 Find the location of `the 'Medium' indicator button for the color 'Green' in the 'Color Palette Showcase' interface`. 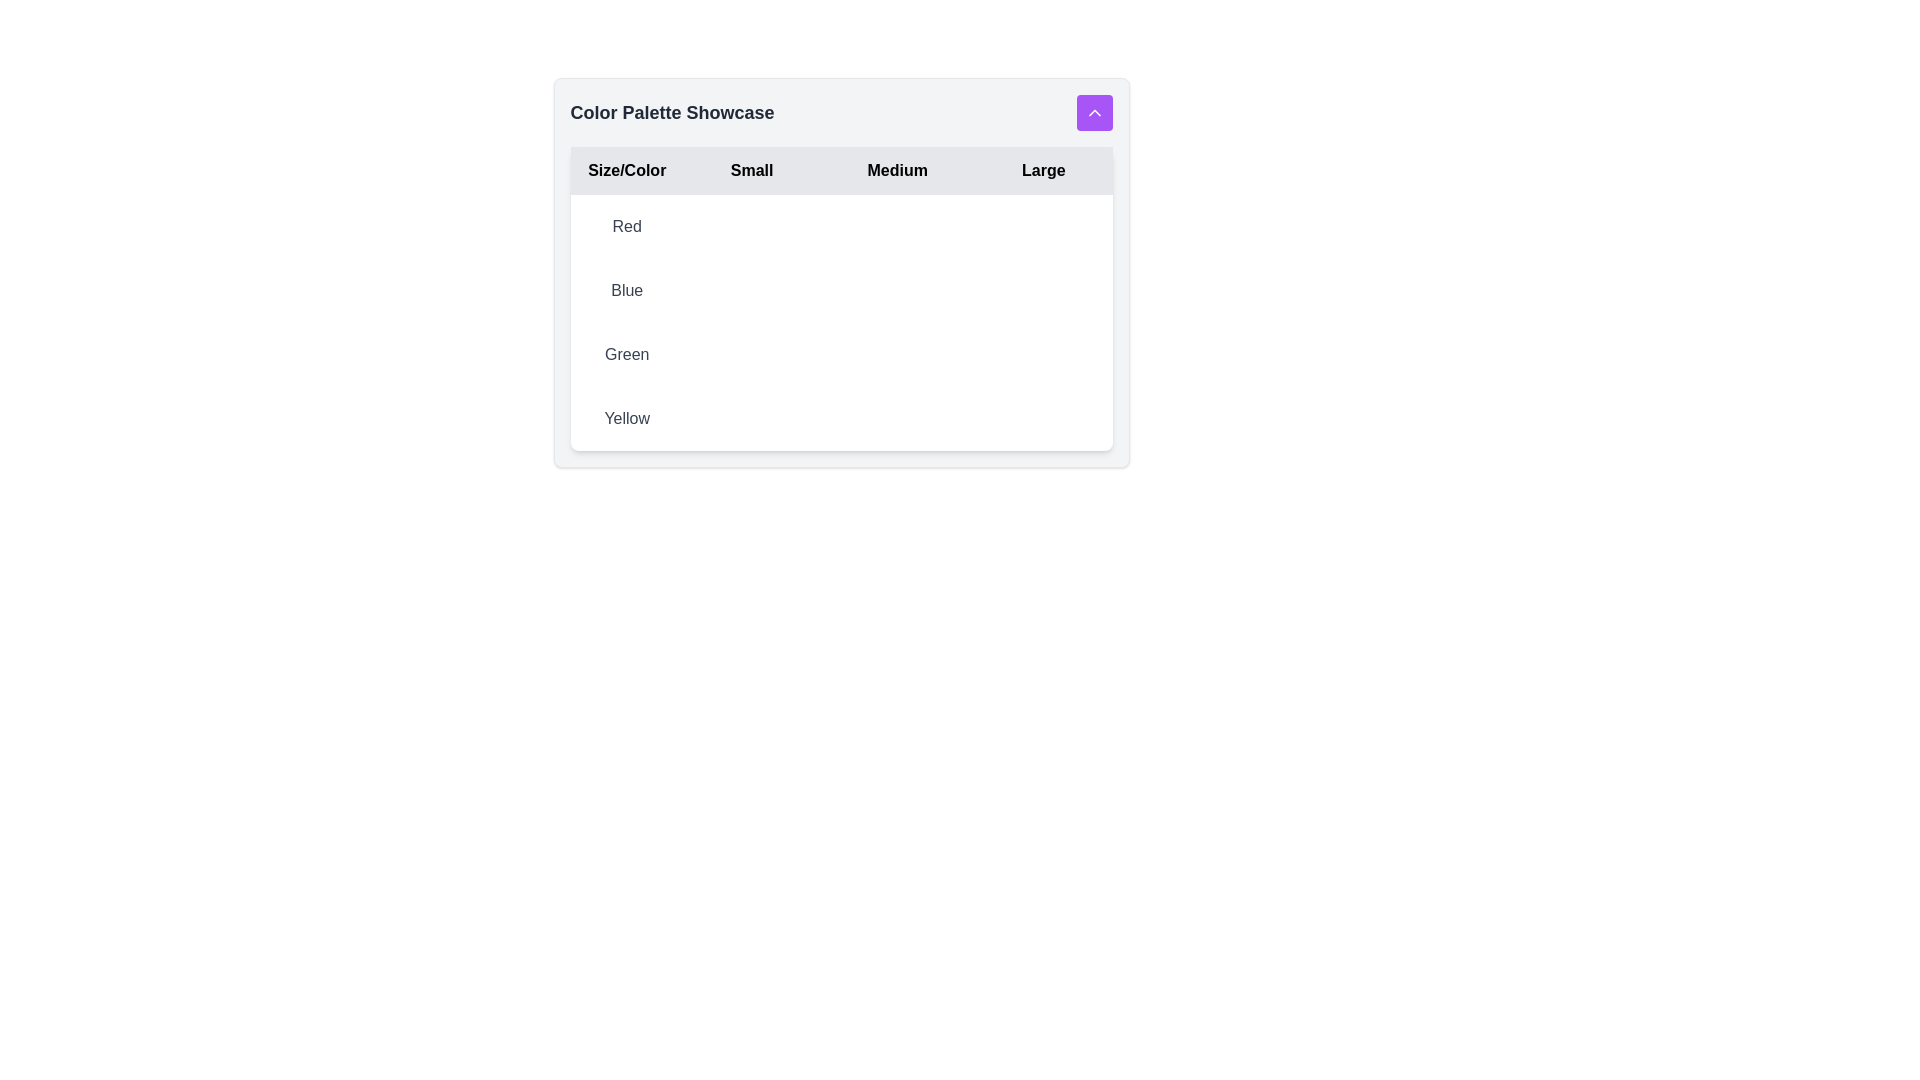

the 'Medium' indicator button for the color 'Green' in the 'Color Palette Showcase' interface is located at coordinates (896, 353).